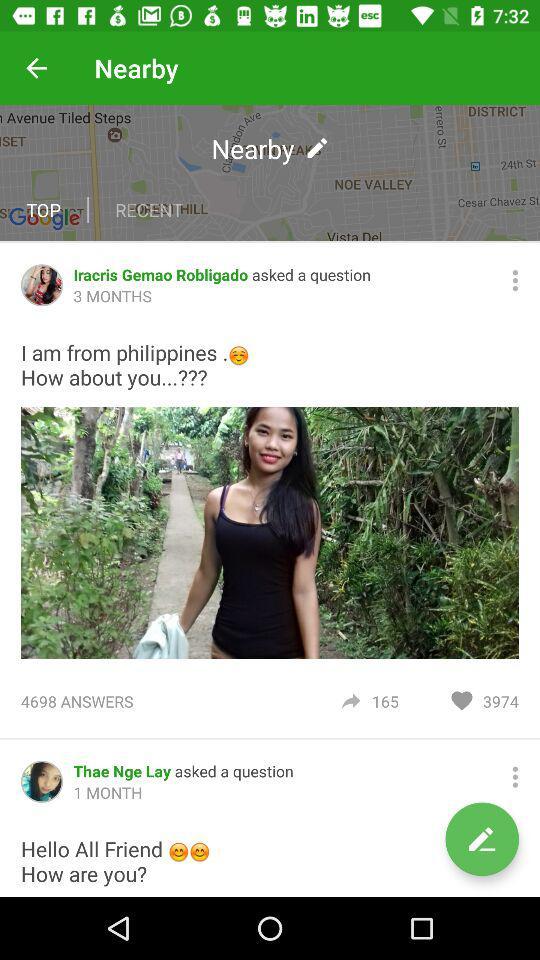 This screenshot has width=540, height=960. I want to click on the edit icon, so click(481, 839).